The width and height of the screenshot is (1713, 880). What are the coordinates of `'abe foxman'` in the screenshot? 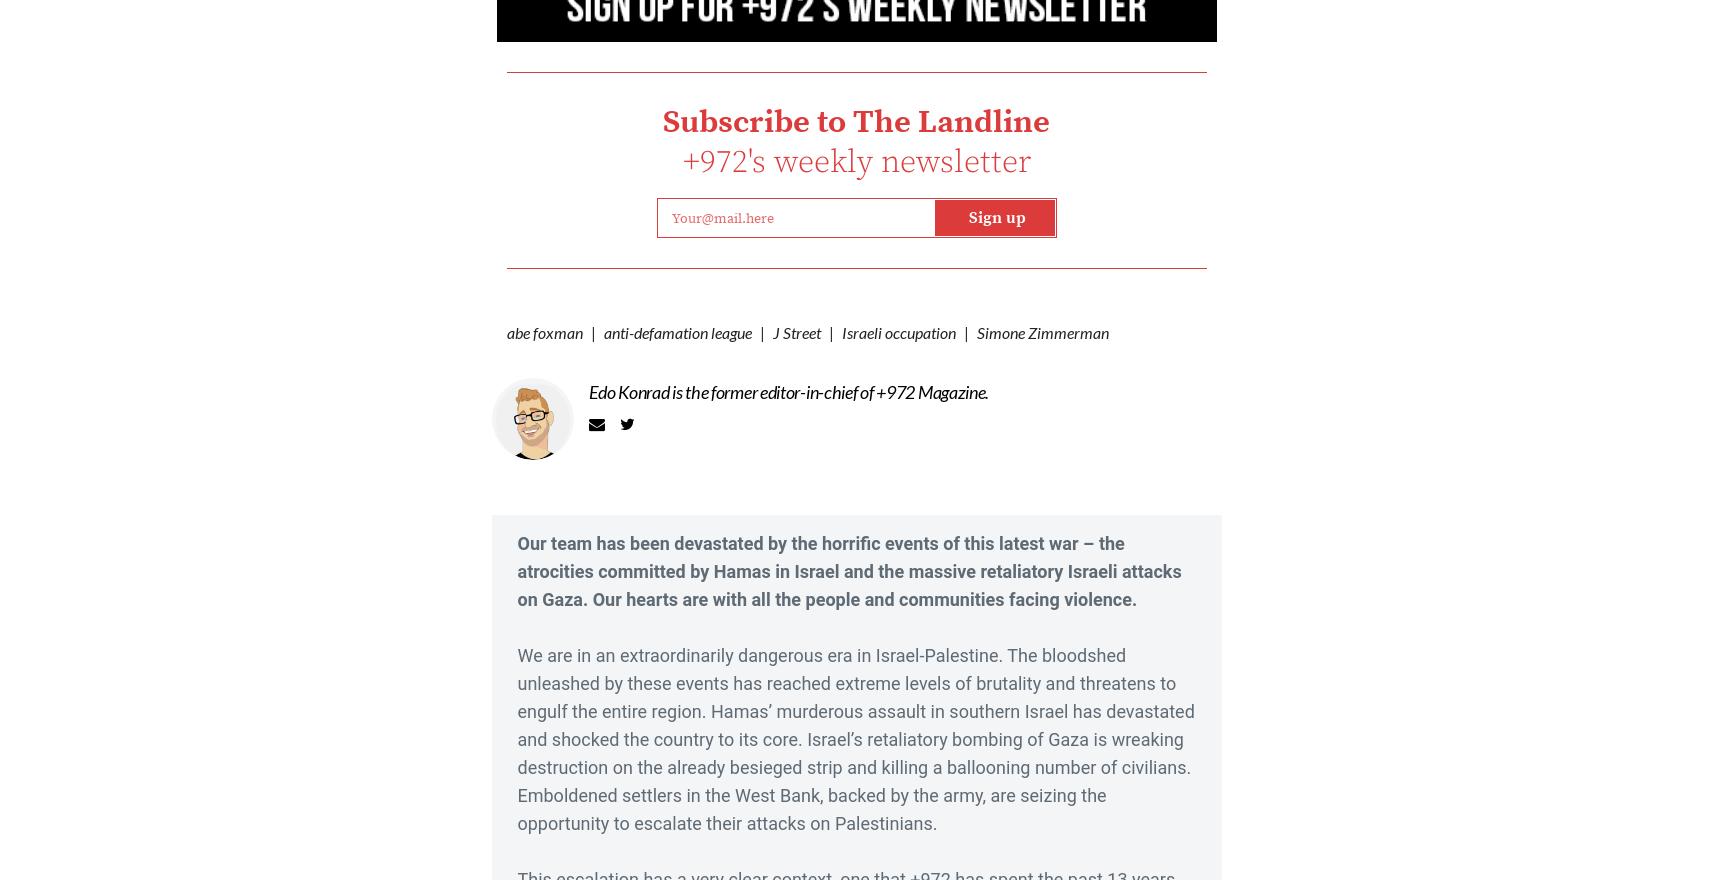 It's located at (544, 331).